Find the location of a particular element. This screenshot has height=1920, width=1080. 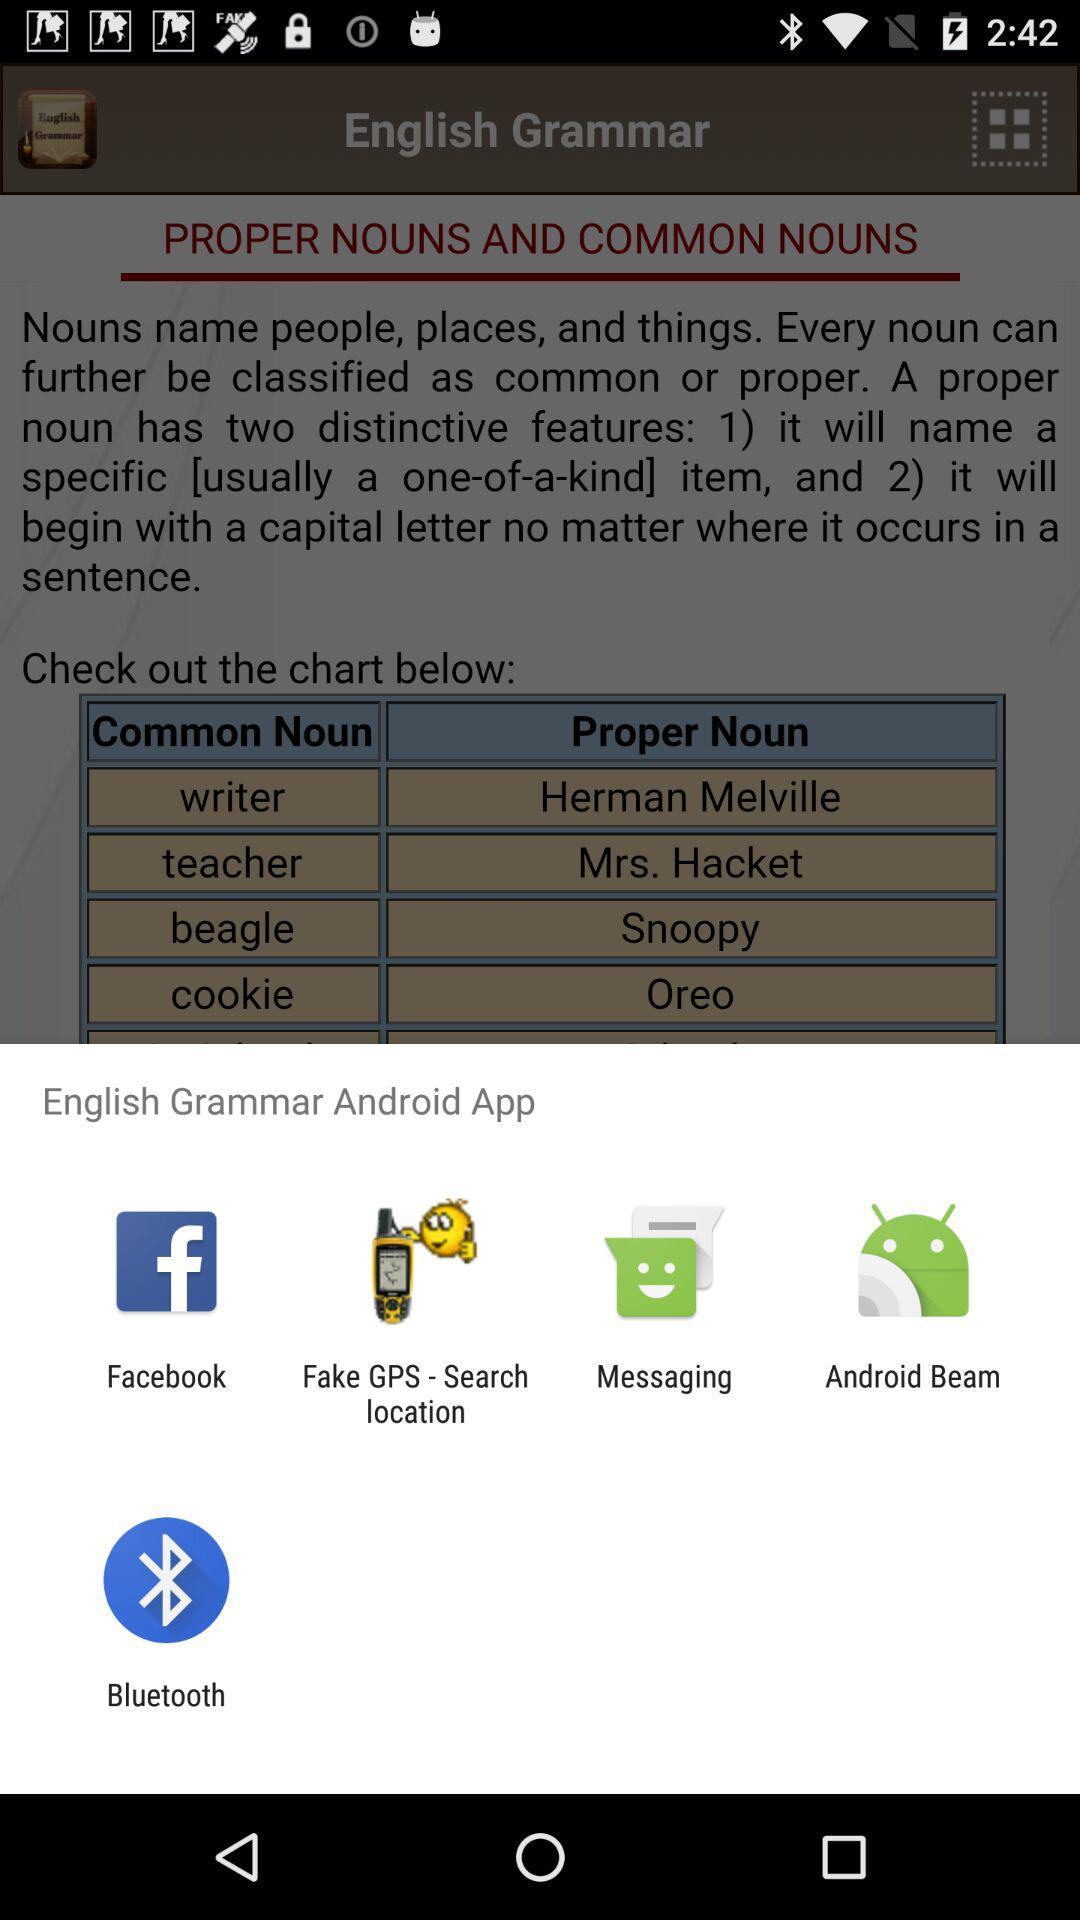

app to the right of fake gps search item is located at coordinates (664, 1392).